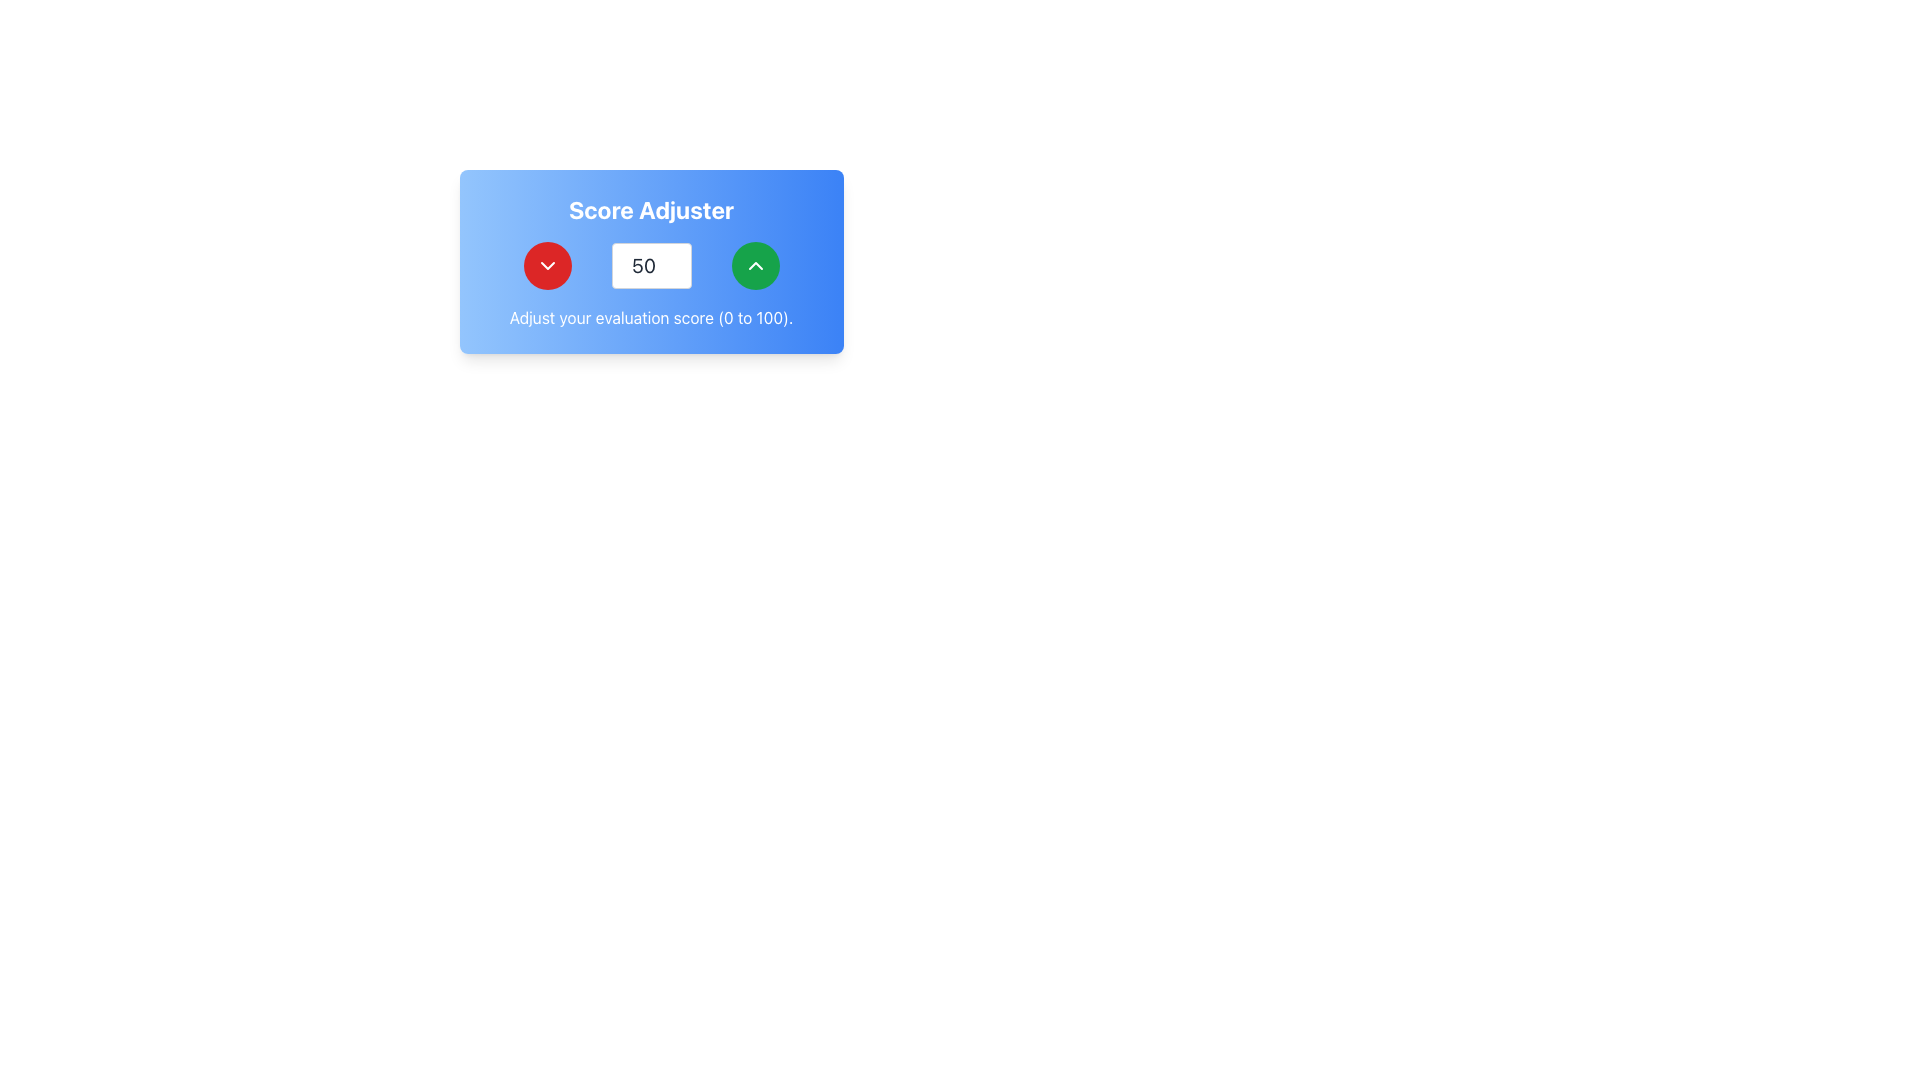  I want to click on the circular green button with a white upward arrow icon located at the far right of the Score Adjuster box, so click(754, 265).